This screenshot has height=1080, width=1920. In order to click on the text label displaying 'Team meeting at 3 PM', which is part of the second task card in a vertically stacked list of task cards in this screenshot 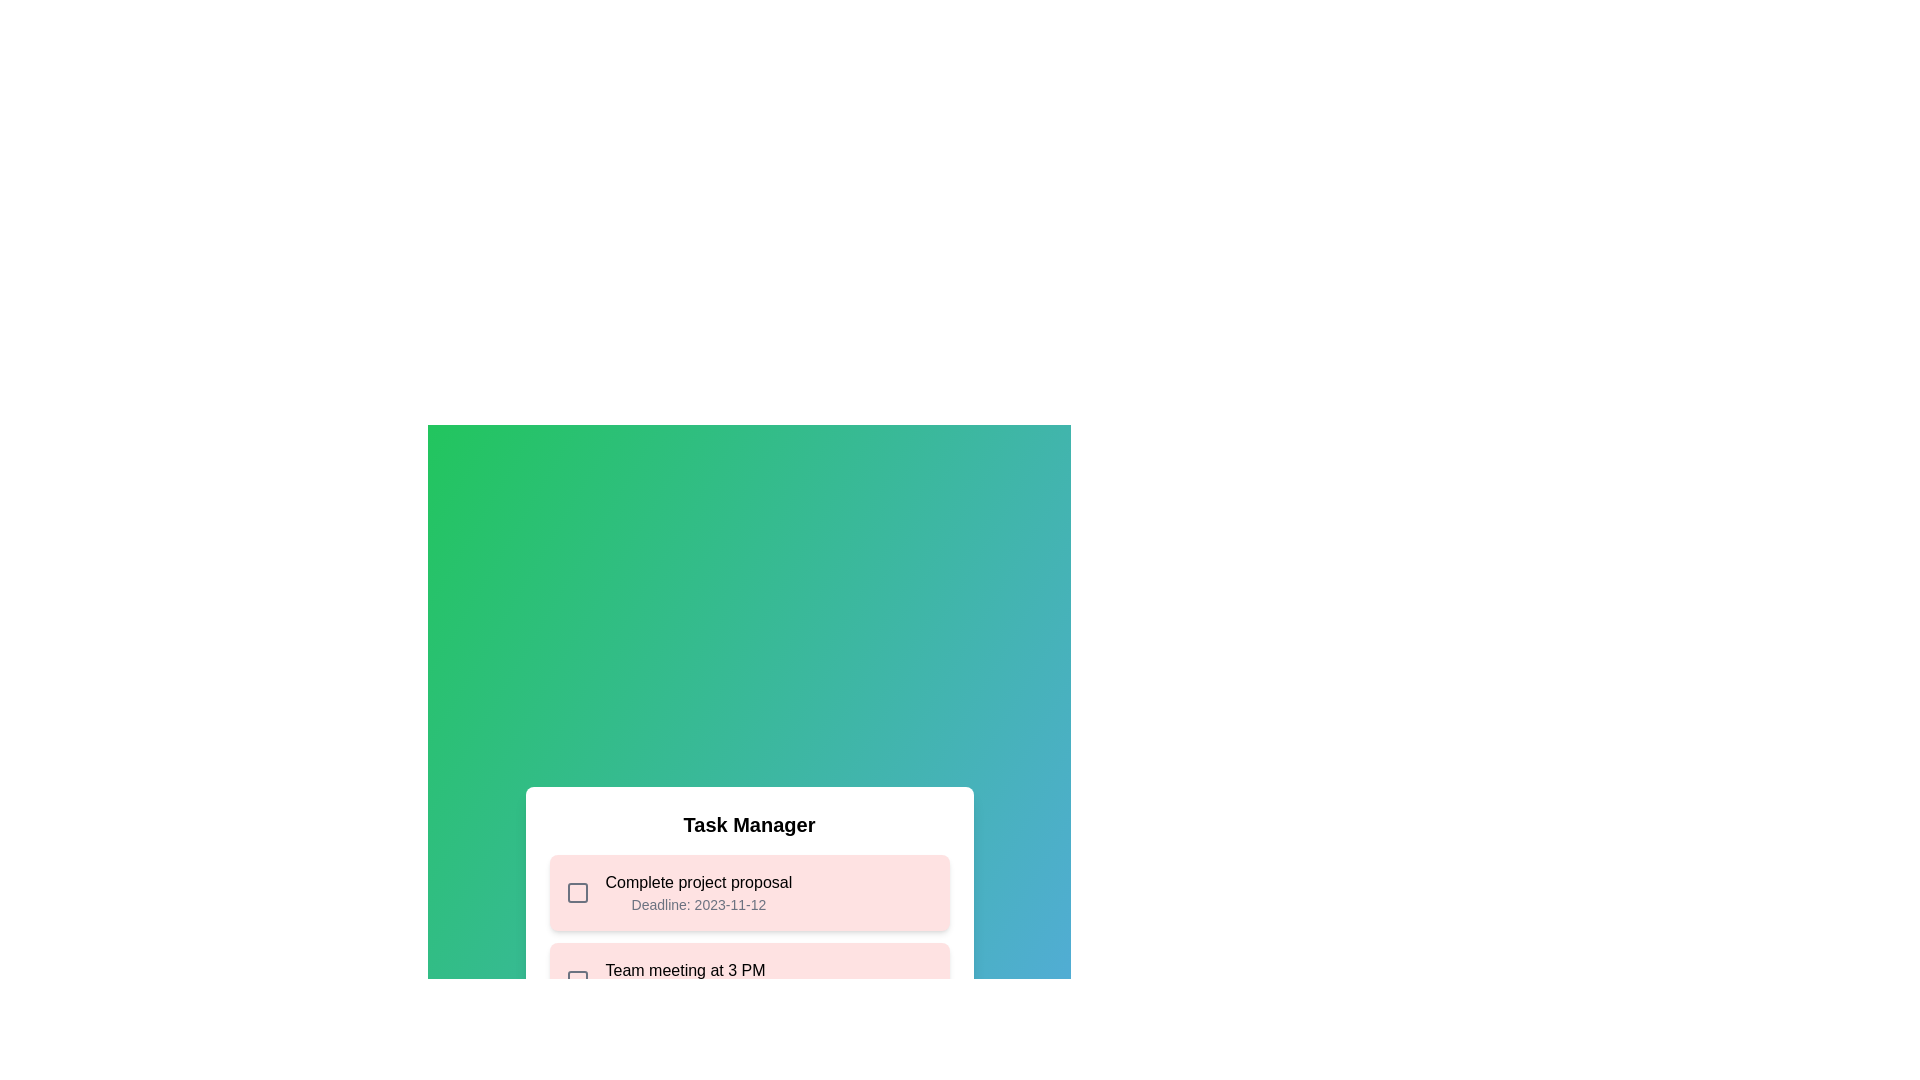, I will do `click(685, 979)`.